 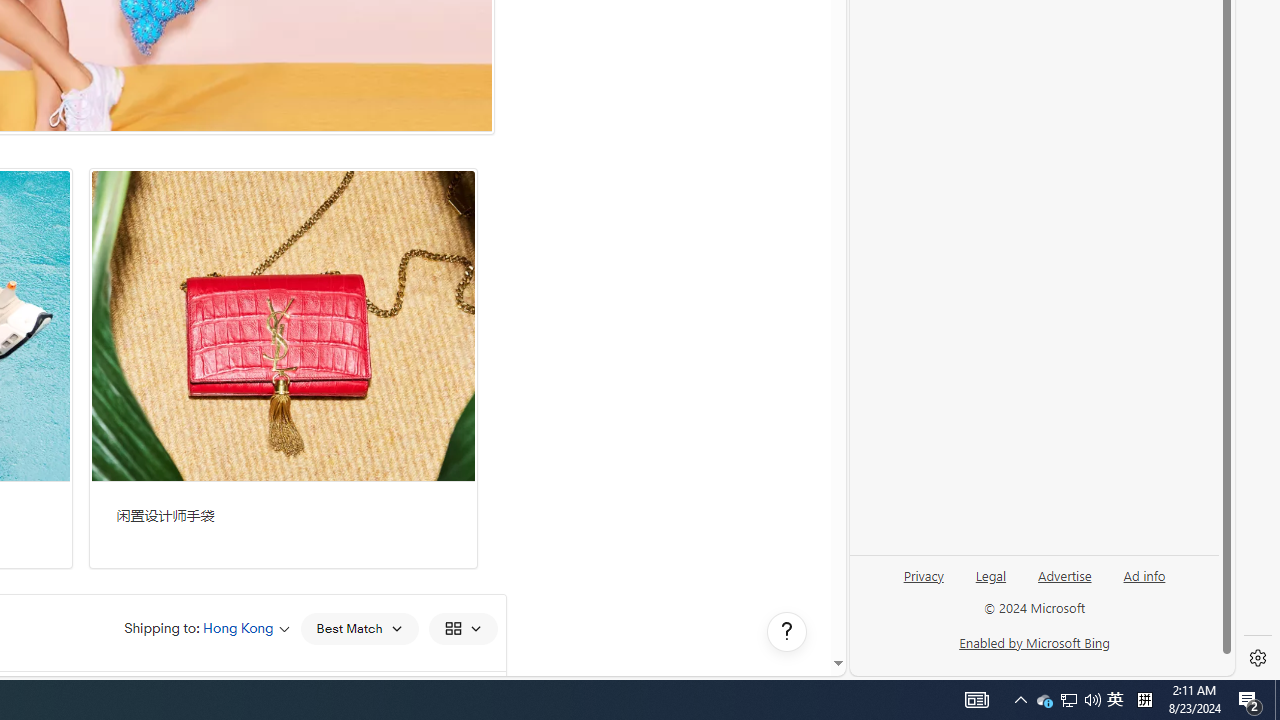 What do you see at coordinates (786, 632) in the screenshot?
I see `'Help, opens dialogs'` at bounding box center [786, 632].